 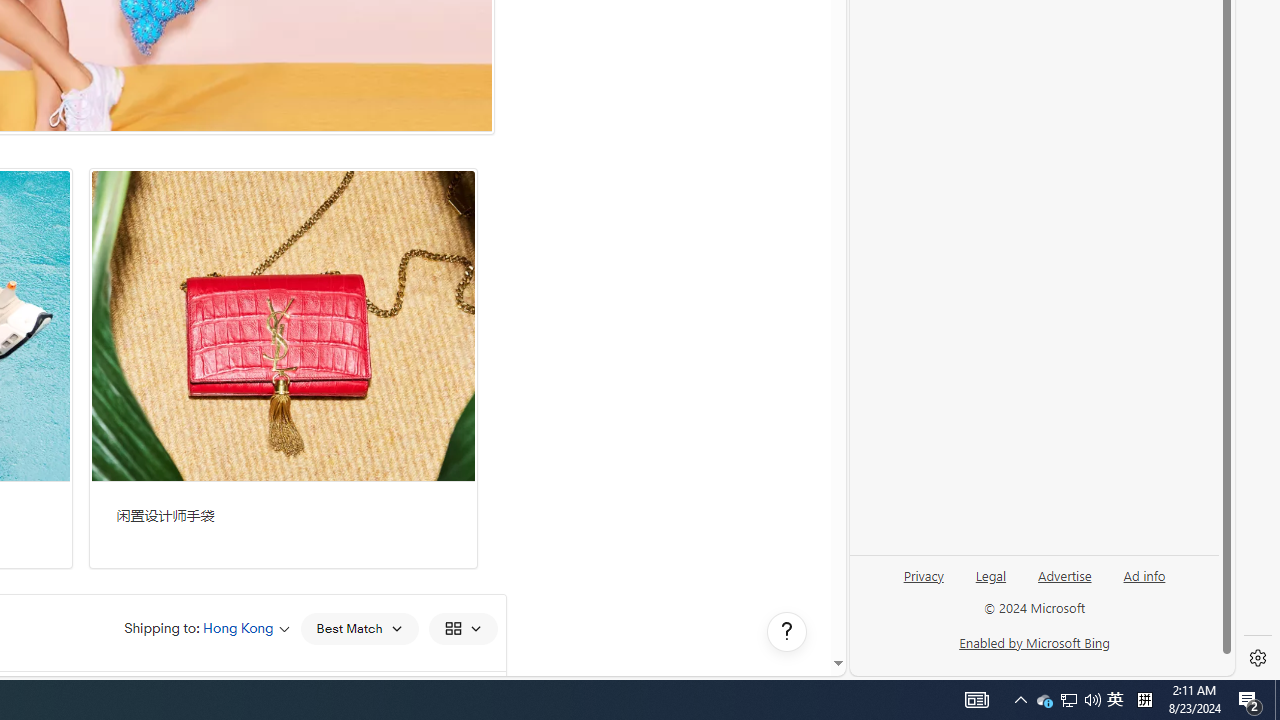 What do you see at coordinates (786, 632) in the screenshot?
I see `'Help, opens dialogs'` at bounding box center [786, 632].